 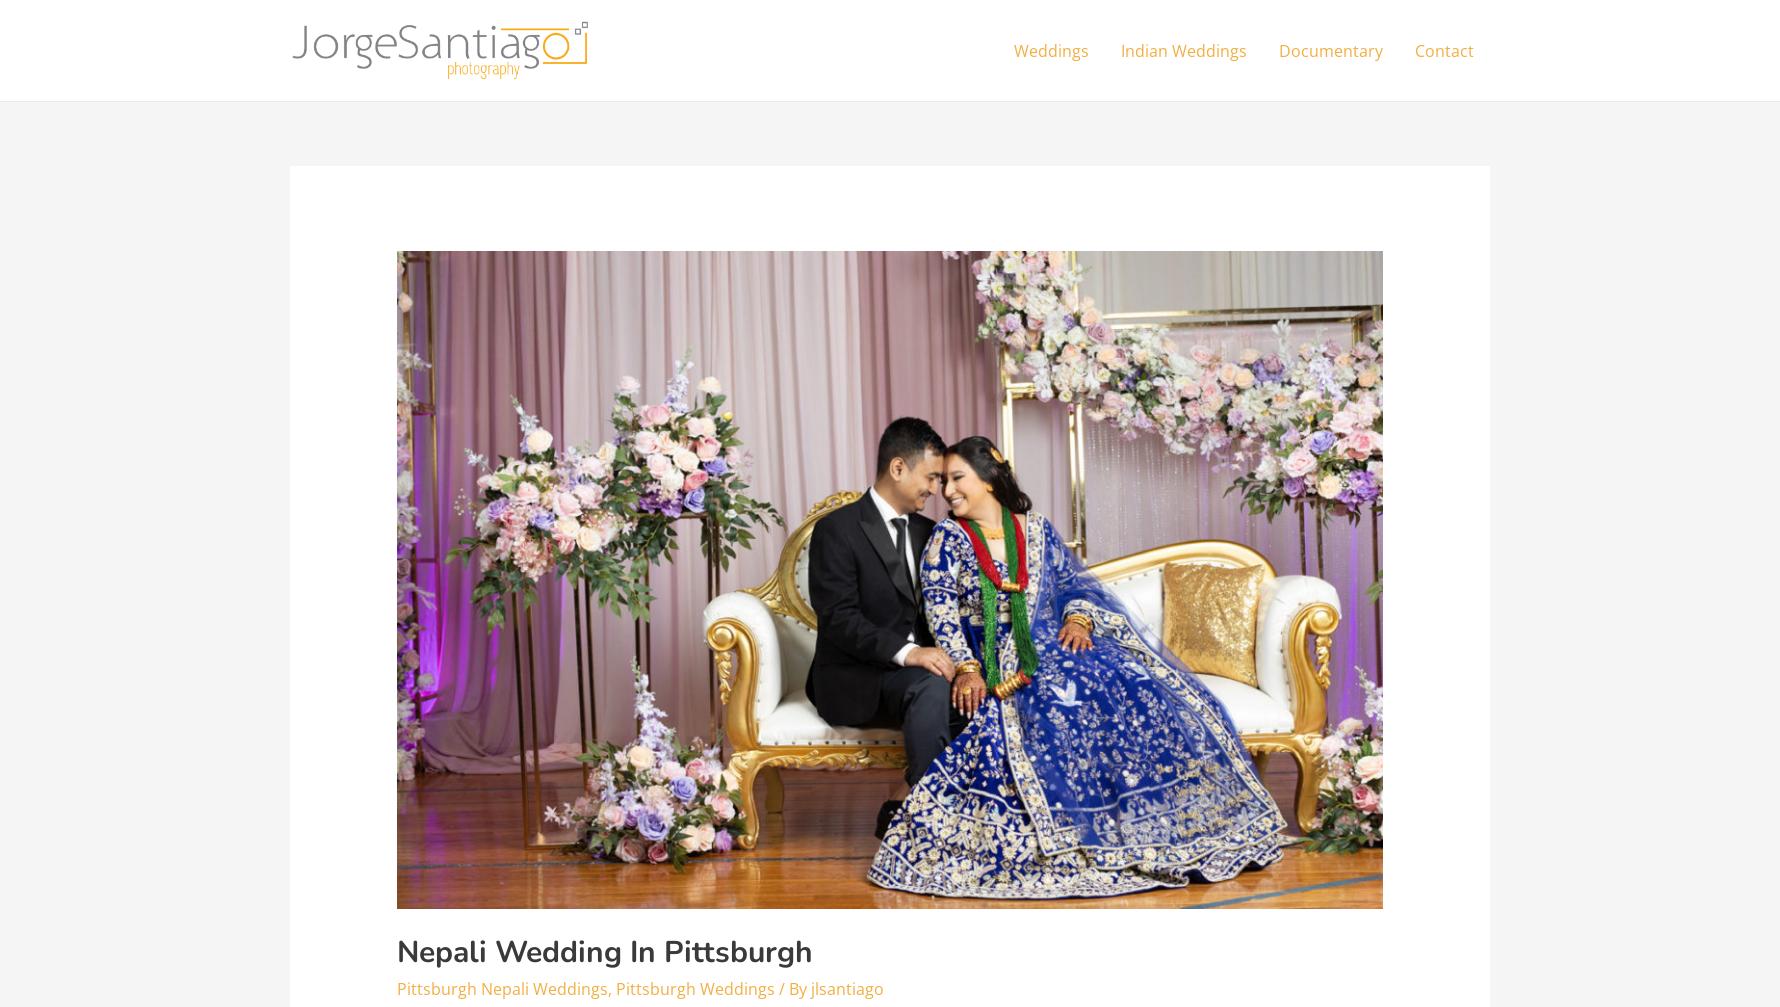 I want to click on 'Nepali Wedding in Pittsburgh', so click(x=603, y=951).